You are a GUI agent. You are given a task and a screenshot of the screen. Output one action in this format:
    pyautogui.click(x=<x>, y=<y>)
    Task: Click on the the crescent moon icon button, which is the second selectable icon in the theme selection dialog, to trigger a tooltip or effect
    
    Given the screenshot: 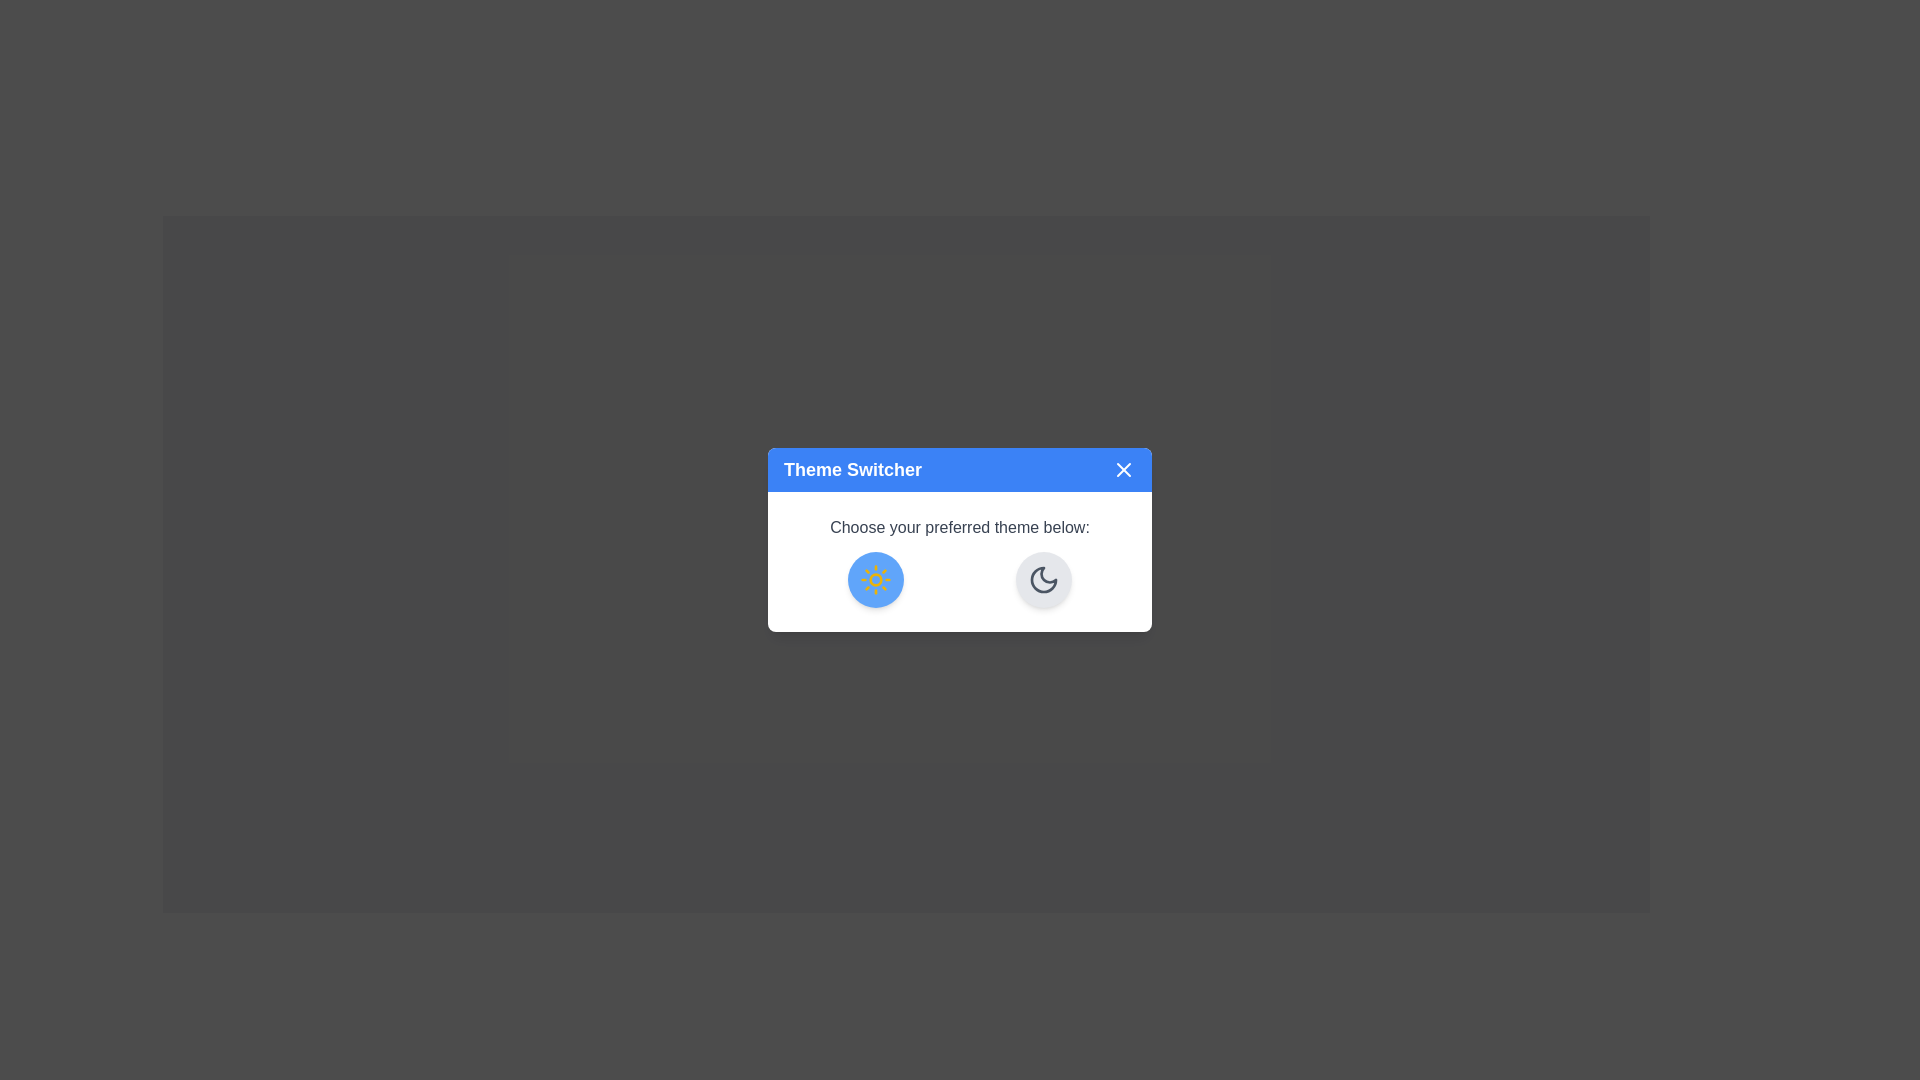 What is the action you would take?
    pyautogui.click(x=1042, y=579)
    